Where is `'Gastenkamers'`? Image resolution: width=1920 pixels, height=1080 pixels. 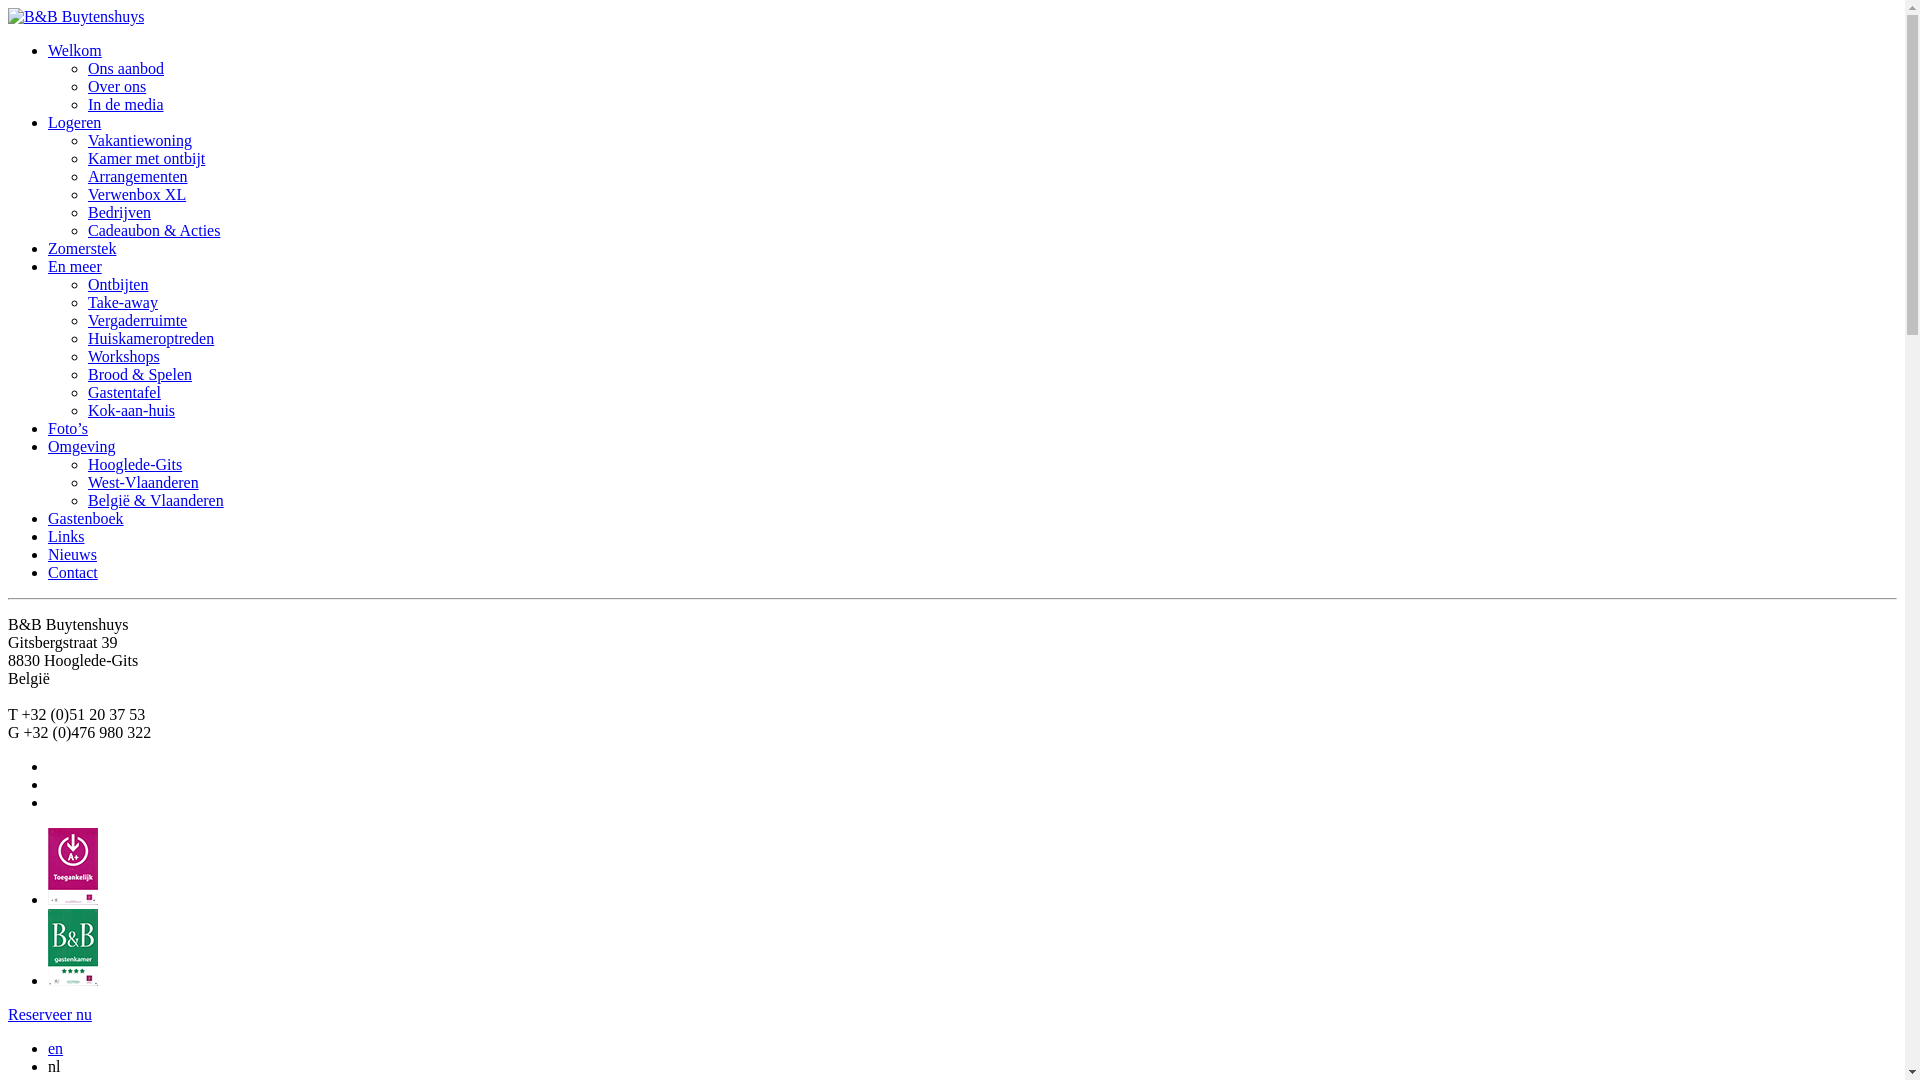
'Gastenkamers' is located at coordinates (48, 979).